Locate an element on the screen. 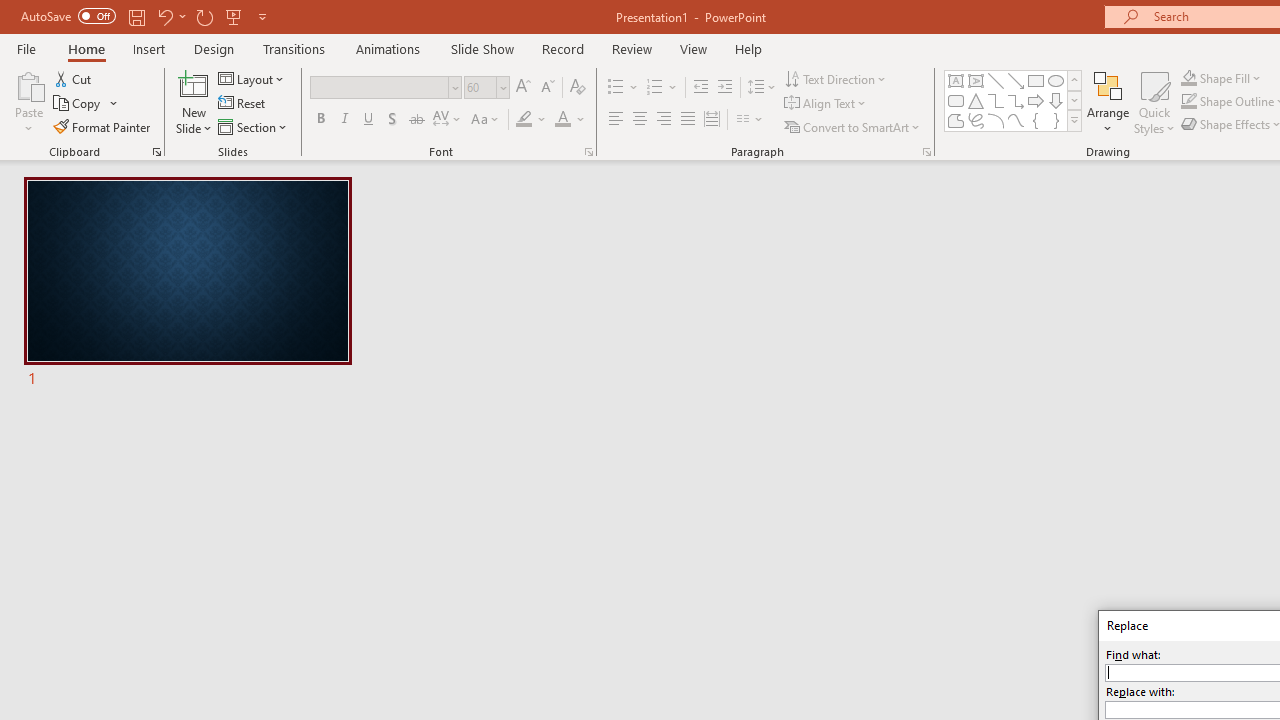  'Line Spacing' is located at coordinates (761, 86).